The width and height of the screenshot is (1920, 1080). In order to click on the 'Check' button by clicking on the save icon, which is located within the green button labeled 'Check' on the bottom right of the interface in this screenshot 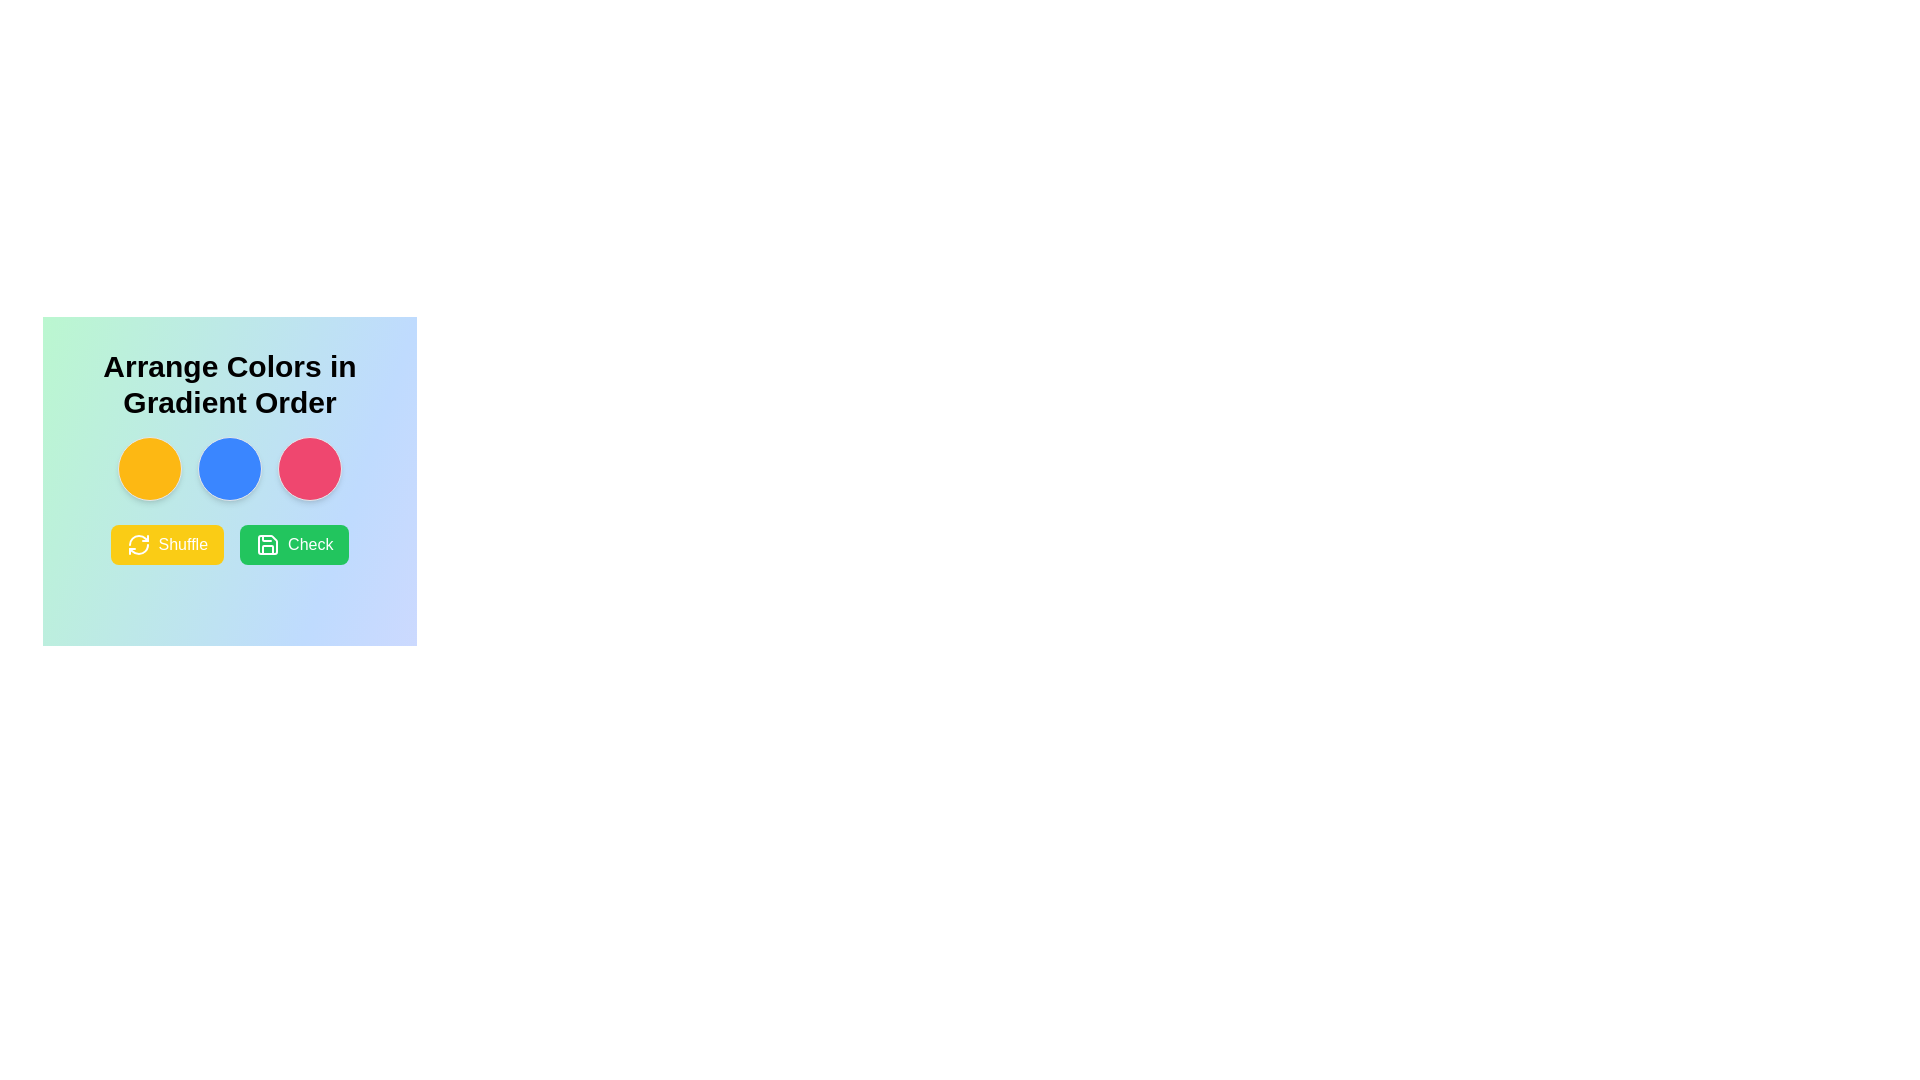, I will do `click(267, 544)`.